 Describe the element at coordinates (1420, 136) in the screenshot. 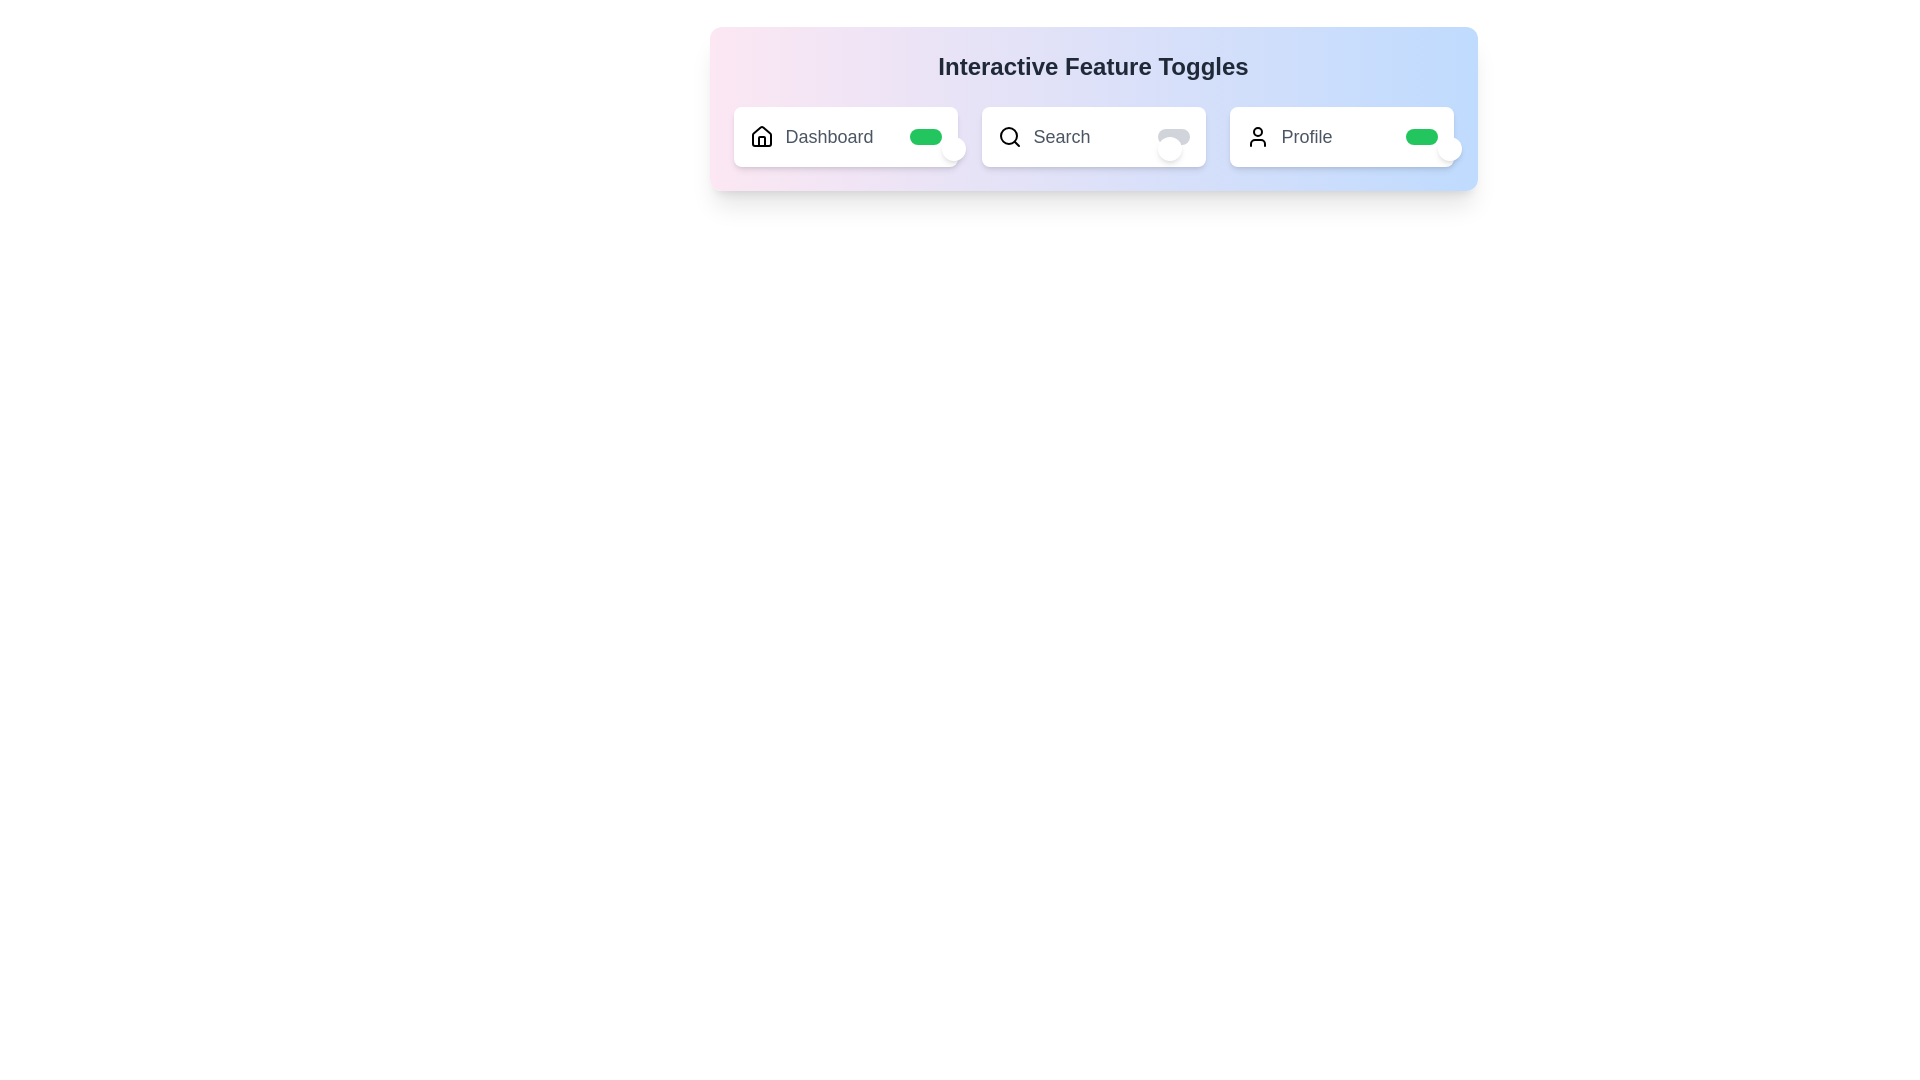

I see `the 'Profile' toggle switch to change its state` at that location.